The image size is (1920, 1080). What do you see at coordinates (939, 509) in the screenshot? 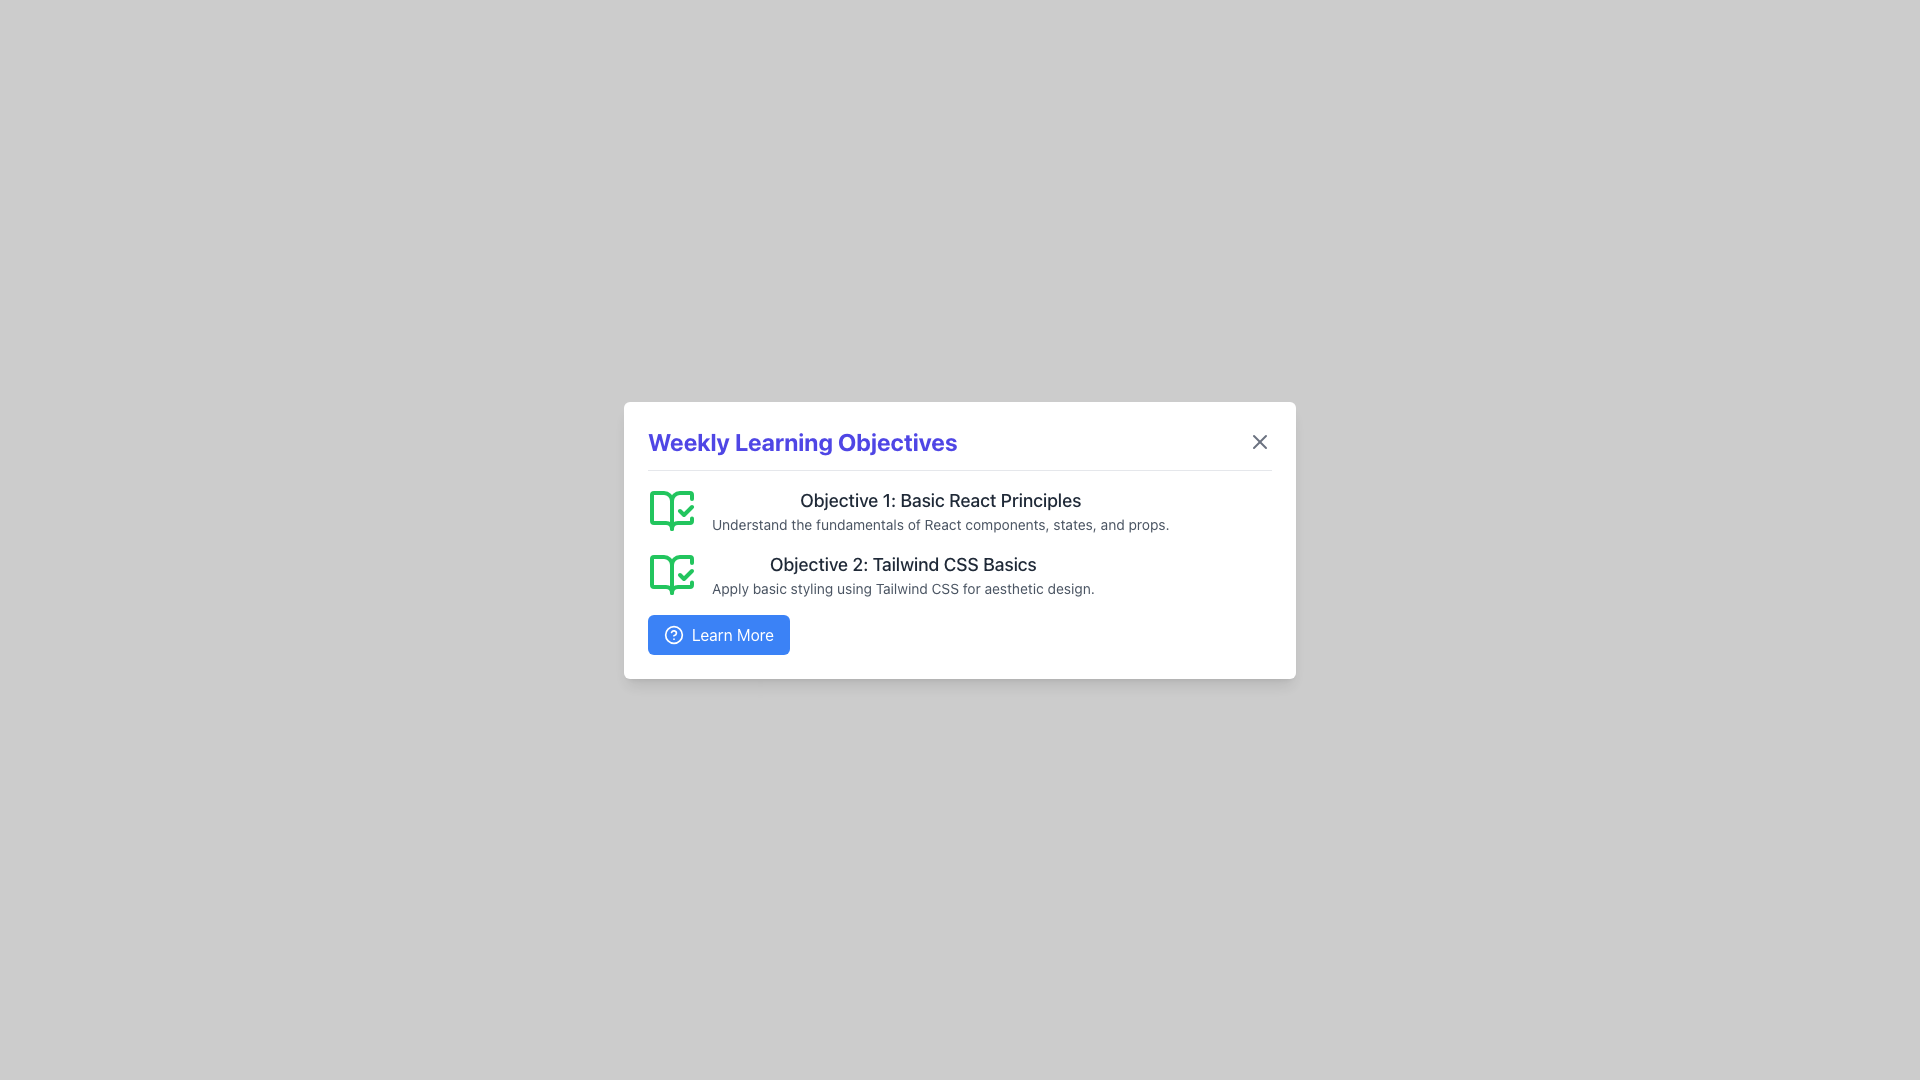
I see `the text block that states 'Objective 1: Basic React Principles' with the subtitle 'Understand the fundamentals of React components, states, and props.' located within the 'Weekly Learning Objectives' card` at bounding box center [939, 509].